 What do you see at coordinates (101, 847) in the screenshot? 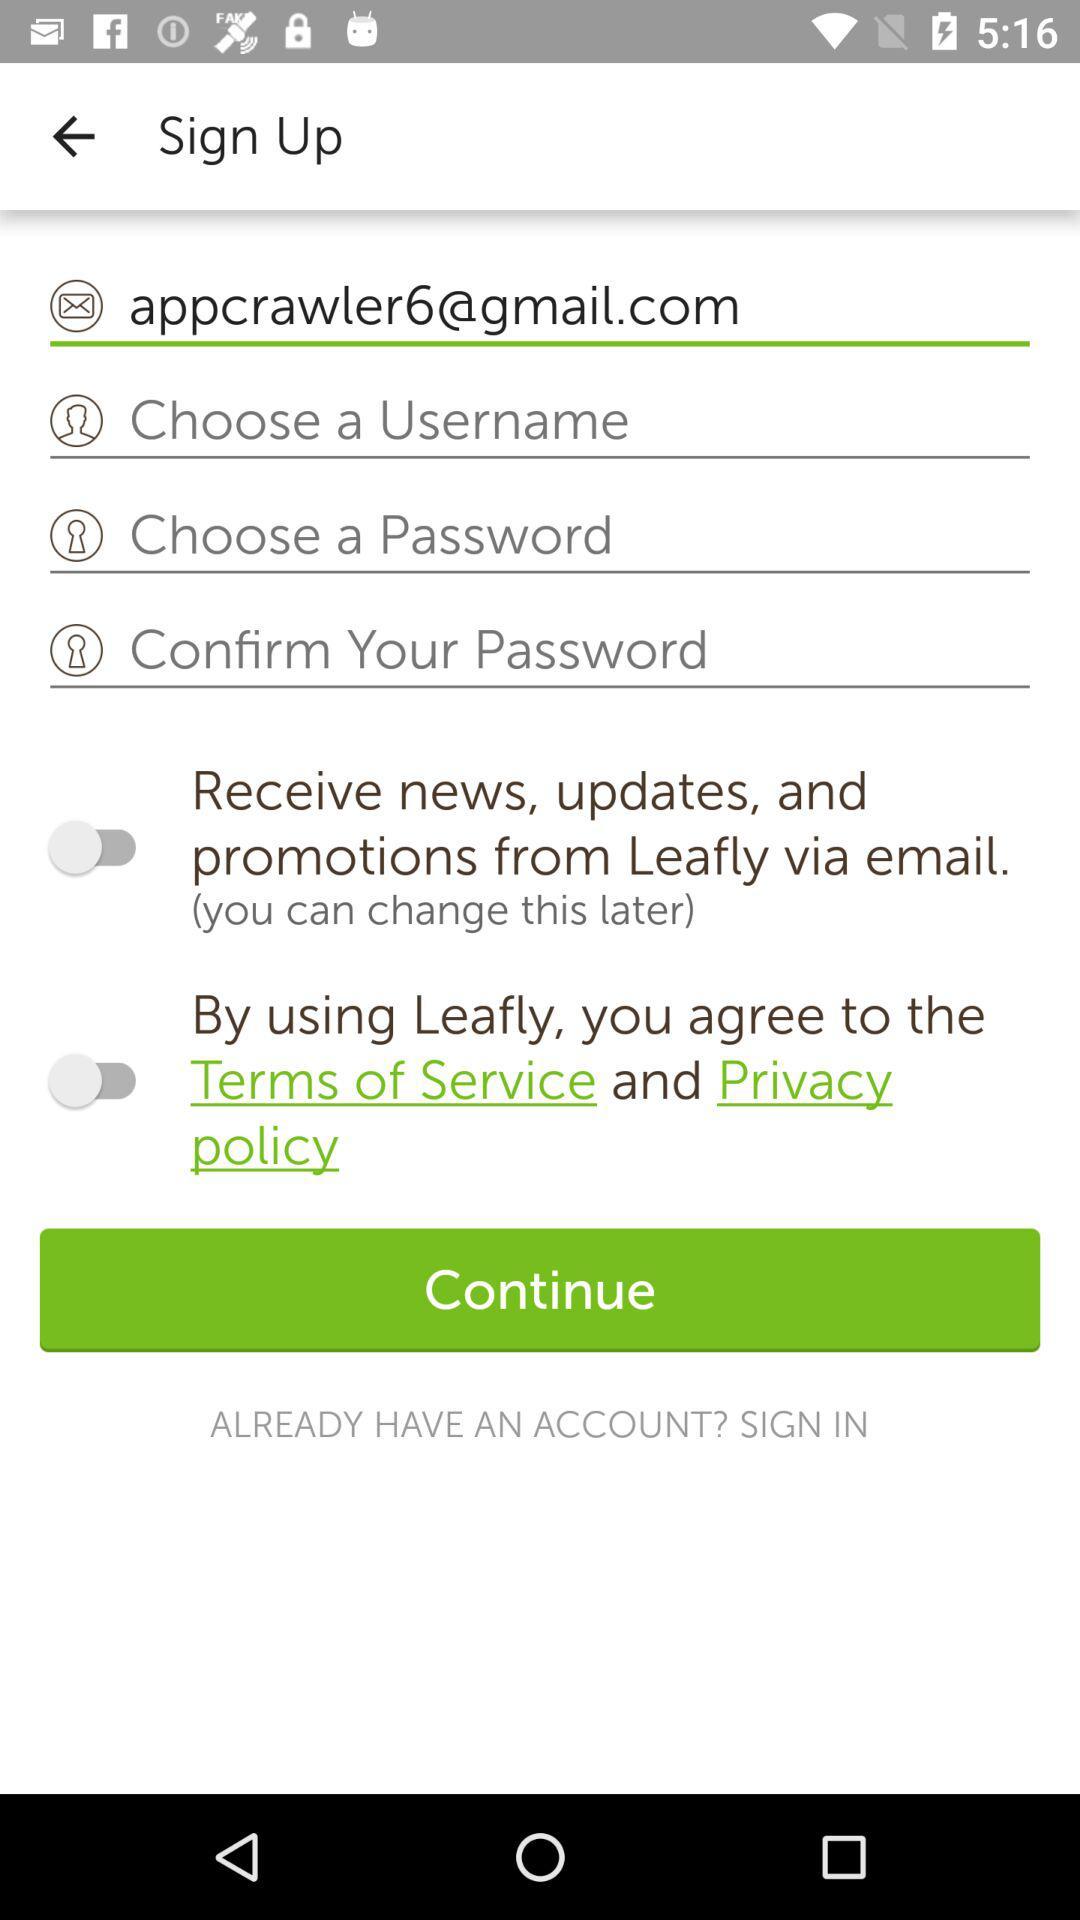
I see `button to receive news updates and promotions` at bounding box center [101, 847].